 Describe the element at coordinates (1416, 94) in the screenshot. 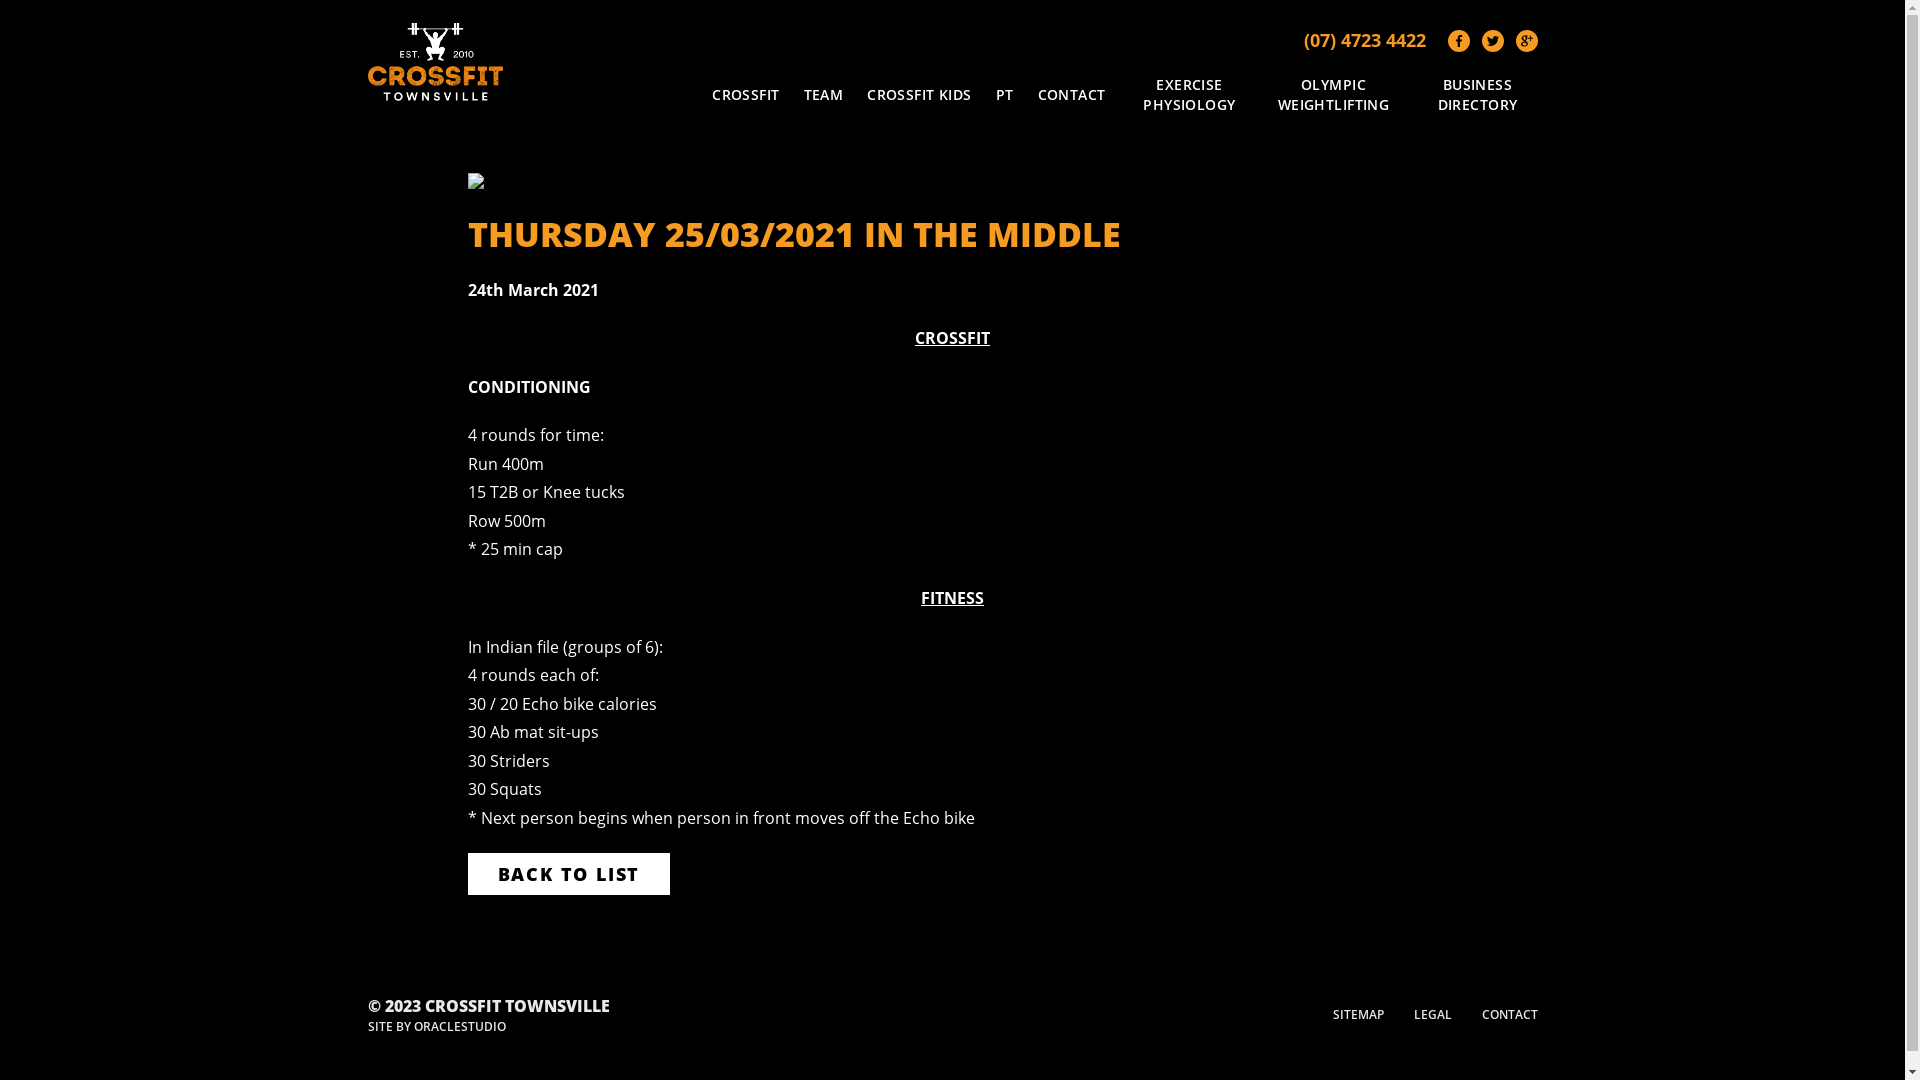

I see `'BUSINESS DIRECTORY'` at that location.